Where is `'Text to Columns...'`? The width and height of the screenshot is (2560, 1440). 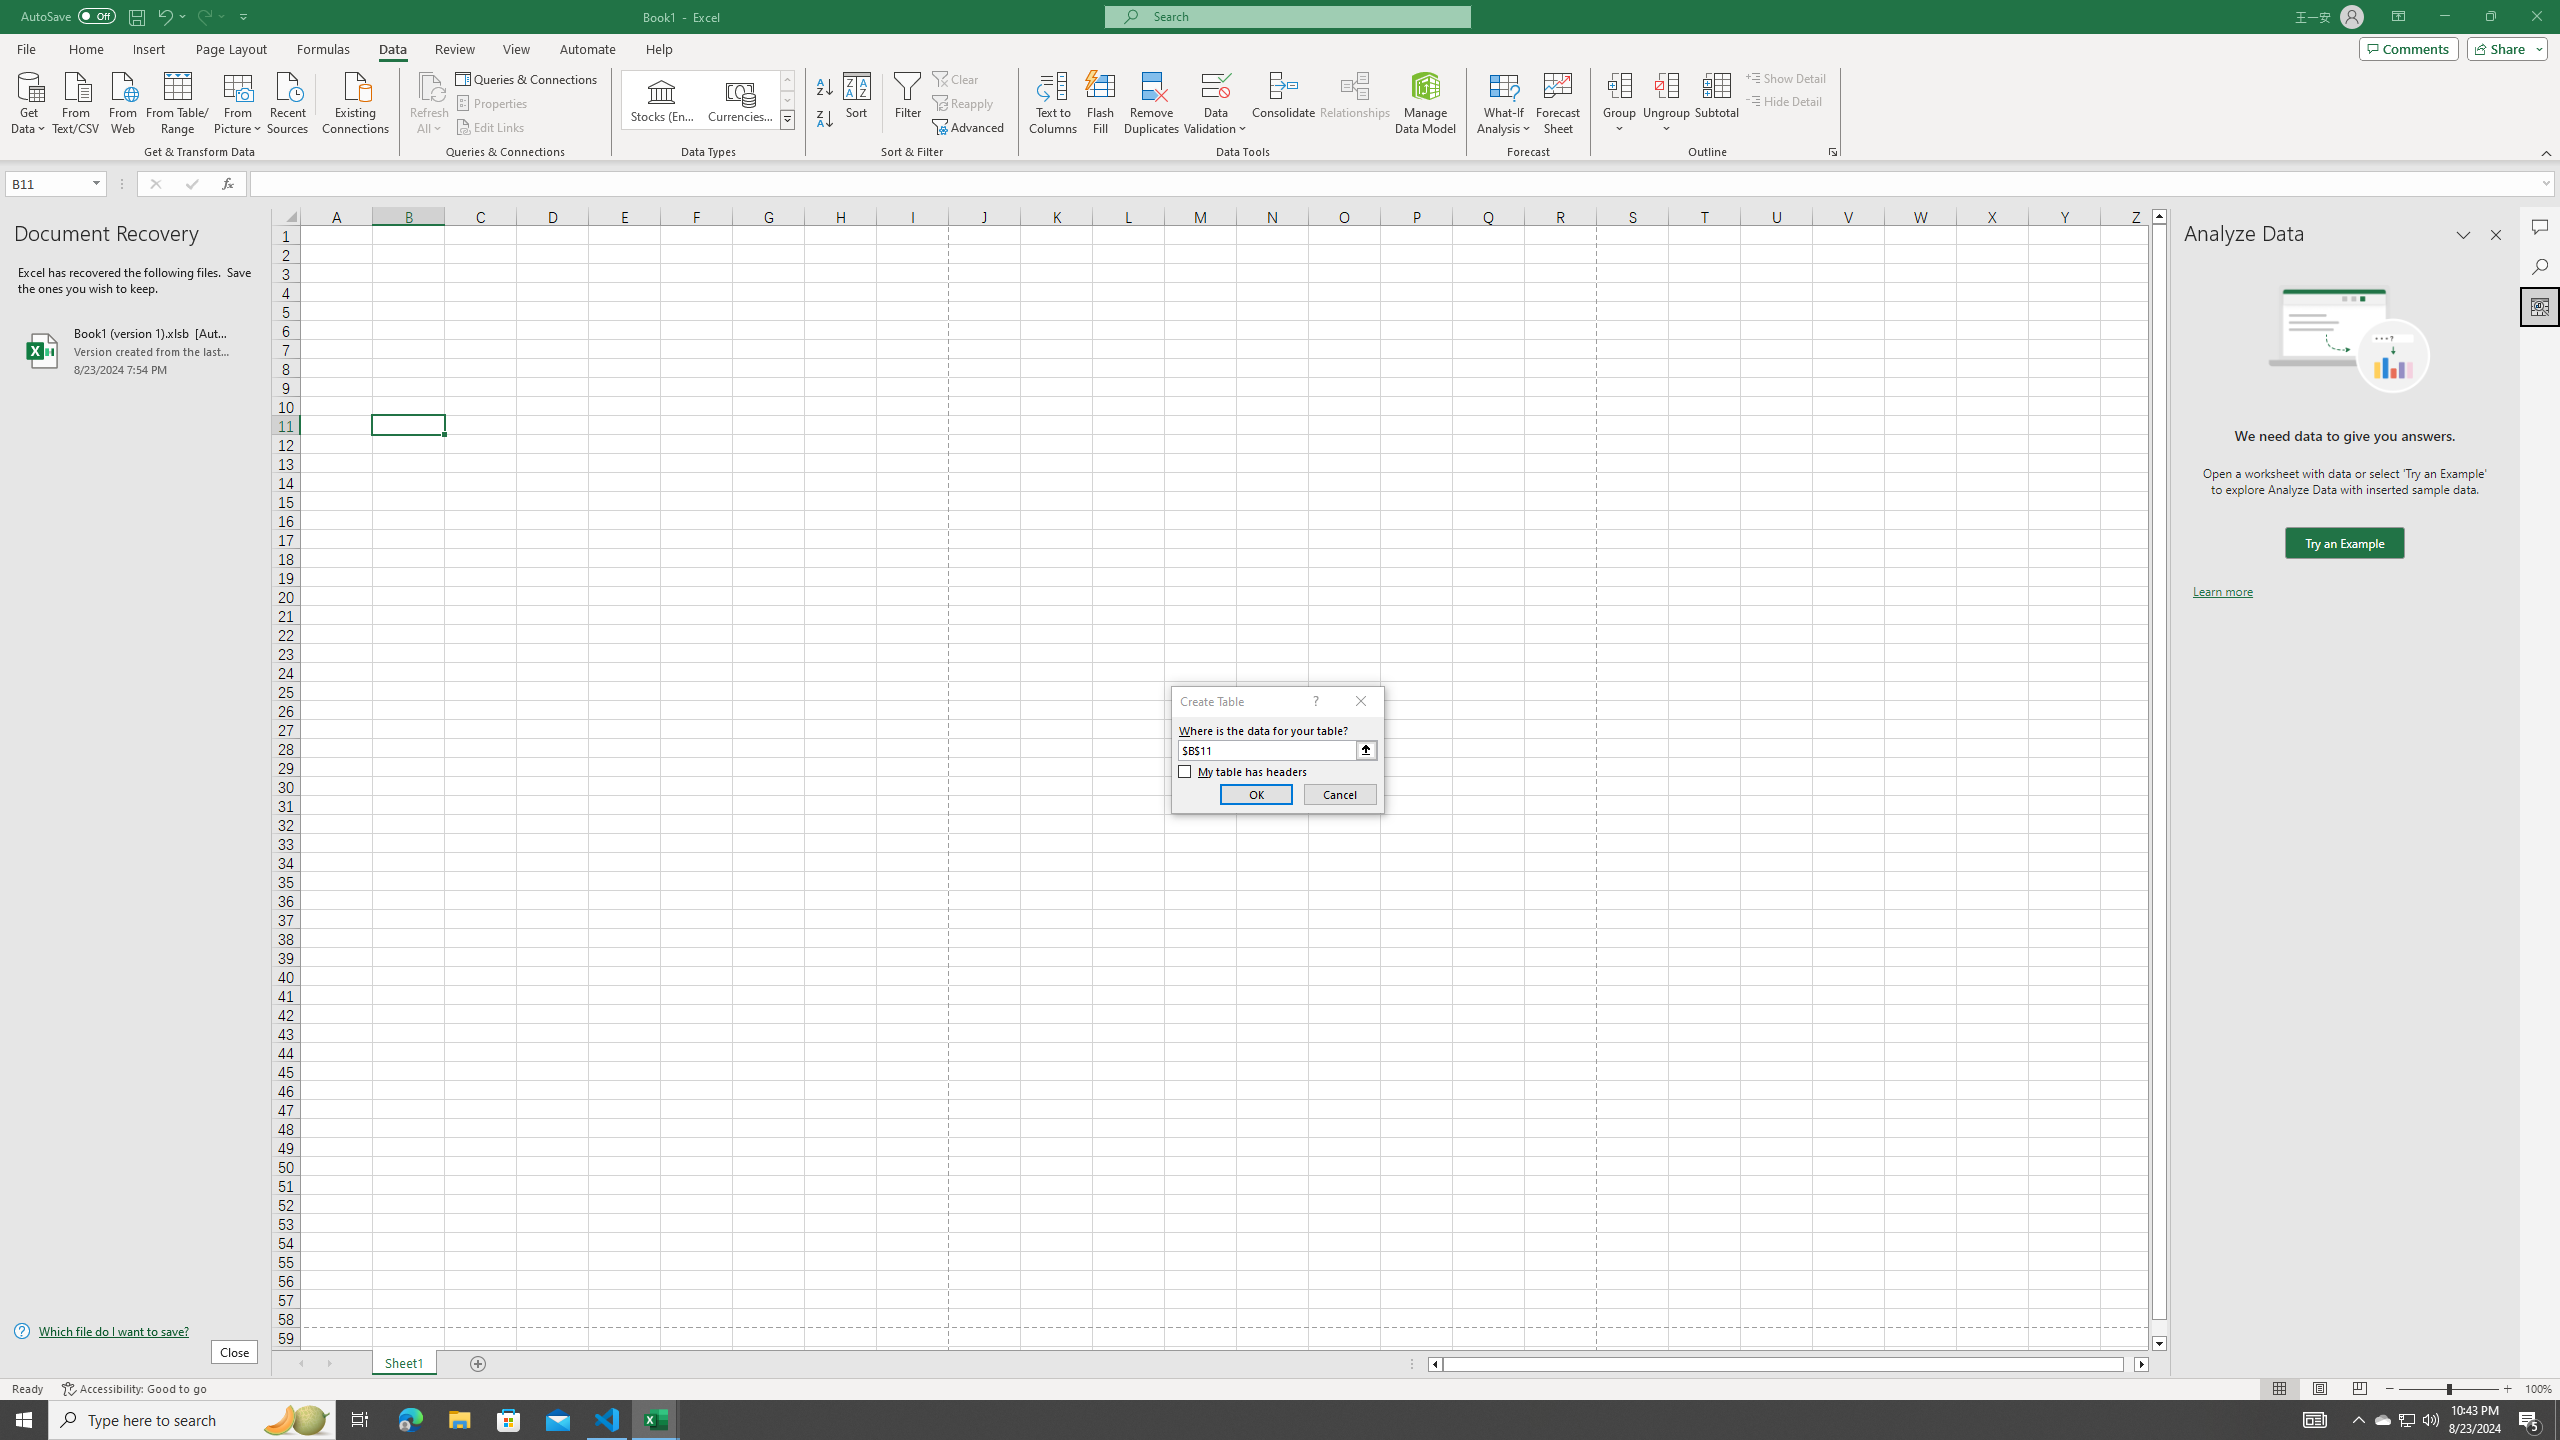 'Text to Columns...' is located at coordinates (1052, 103).